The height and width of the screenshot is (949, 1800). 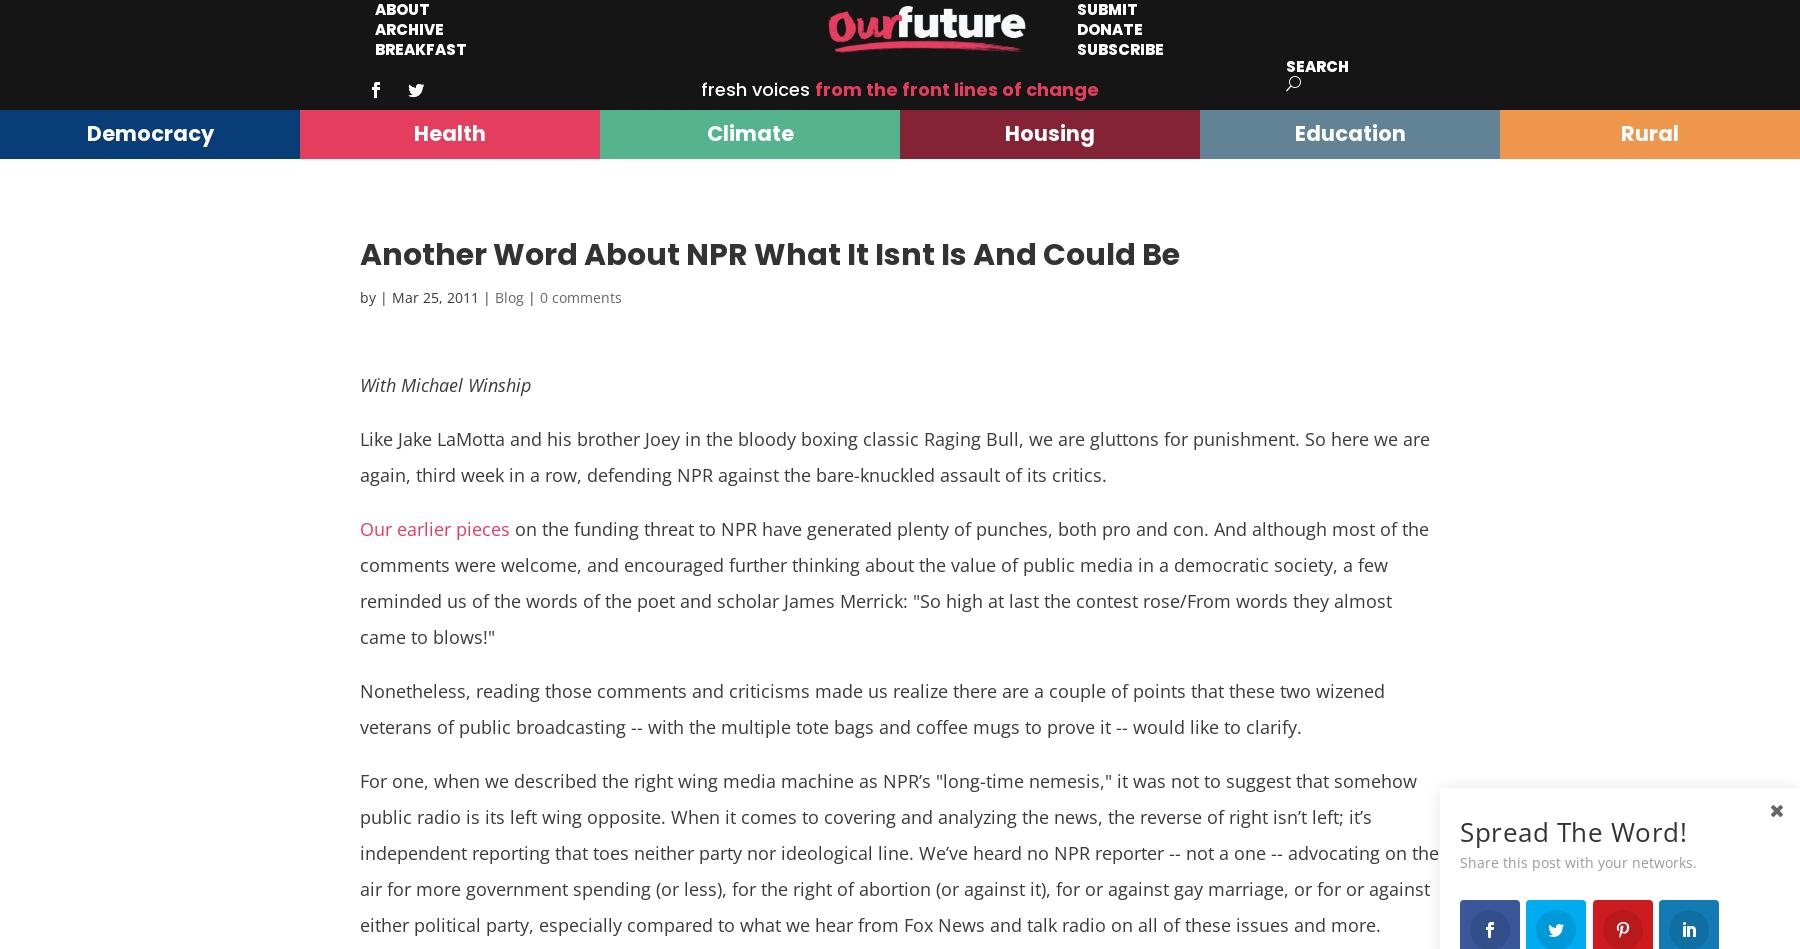 What do you see at coordinates (1317, 67) in the screenshot?
I see `'Search'` at bounding box center [1317, 67].